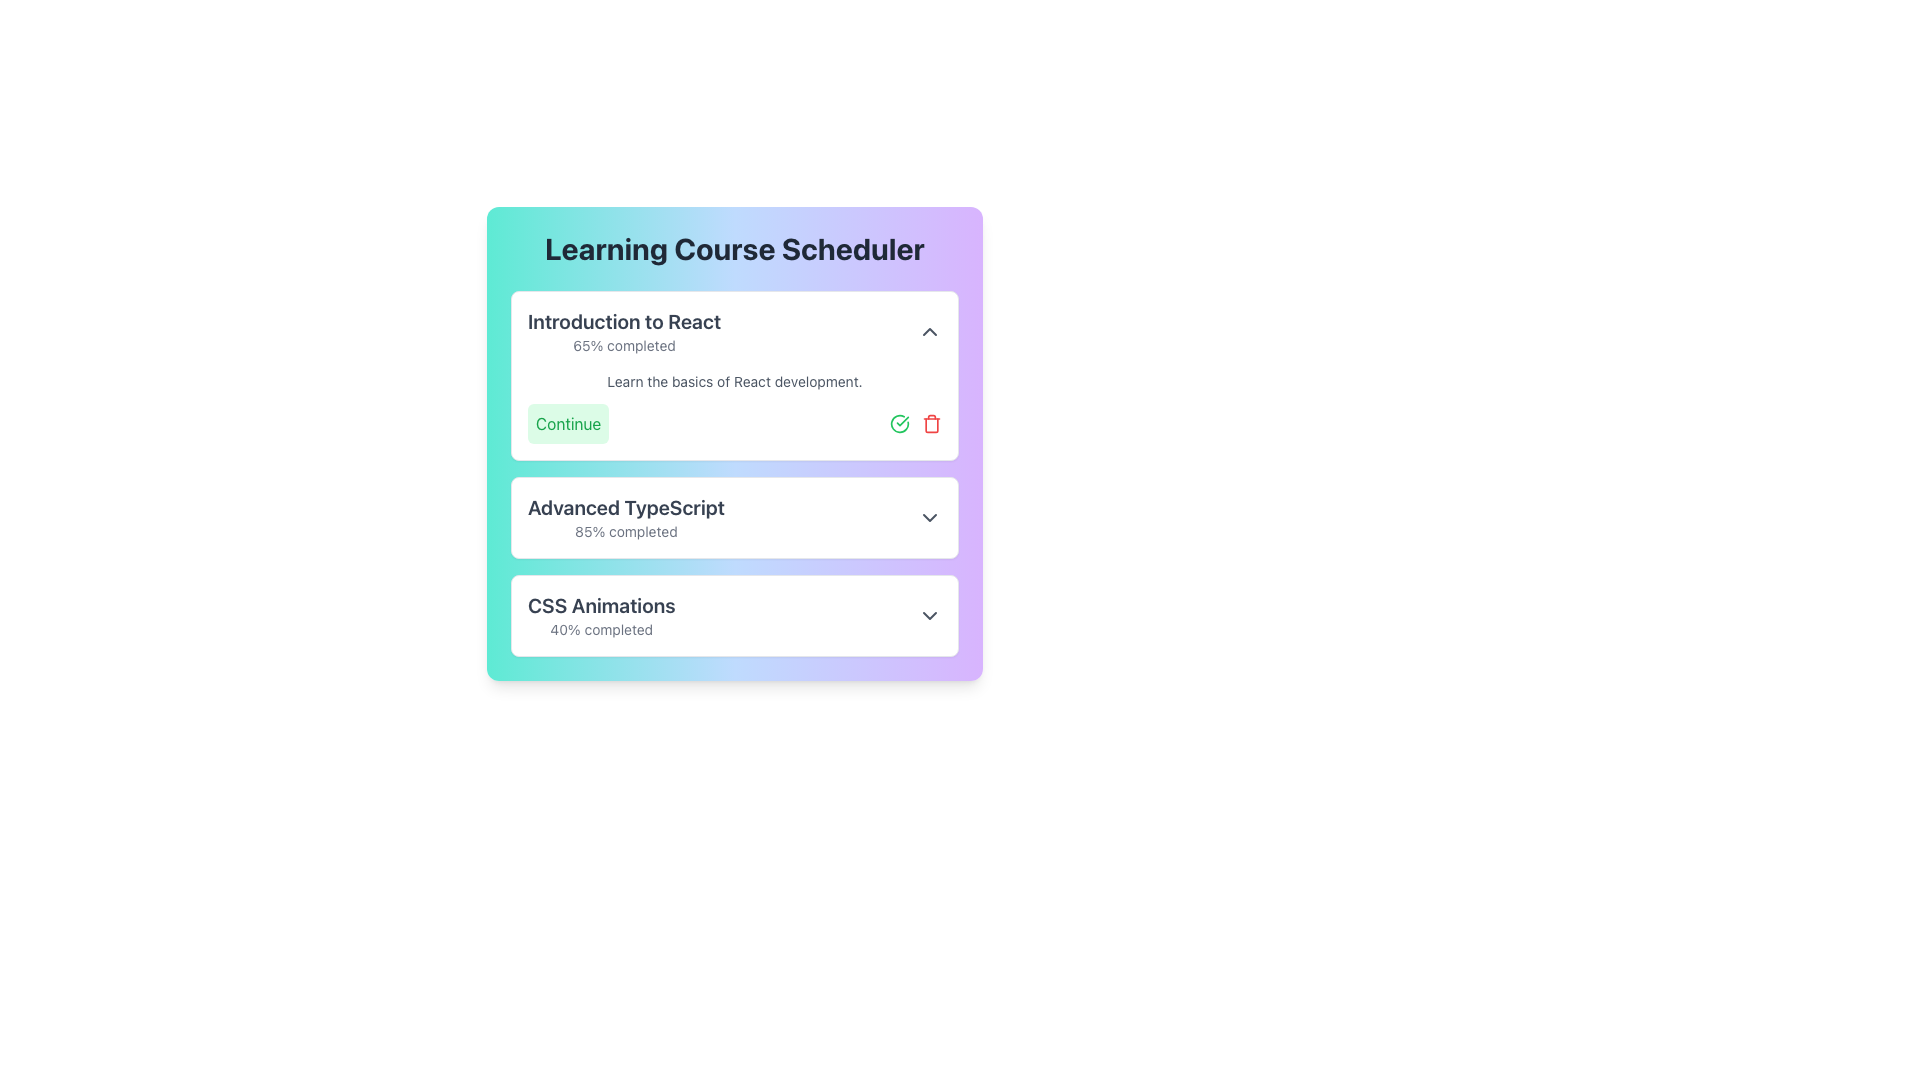 This screenshot has width=1920, height=1080. I want to click on displayed text of the Label element showing '40% completed' located beneath the title 'CSS Animations', so click(600, 628).